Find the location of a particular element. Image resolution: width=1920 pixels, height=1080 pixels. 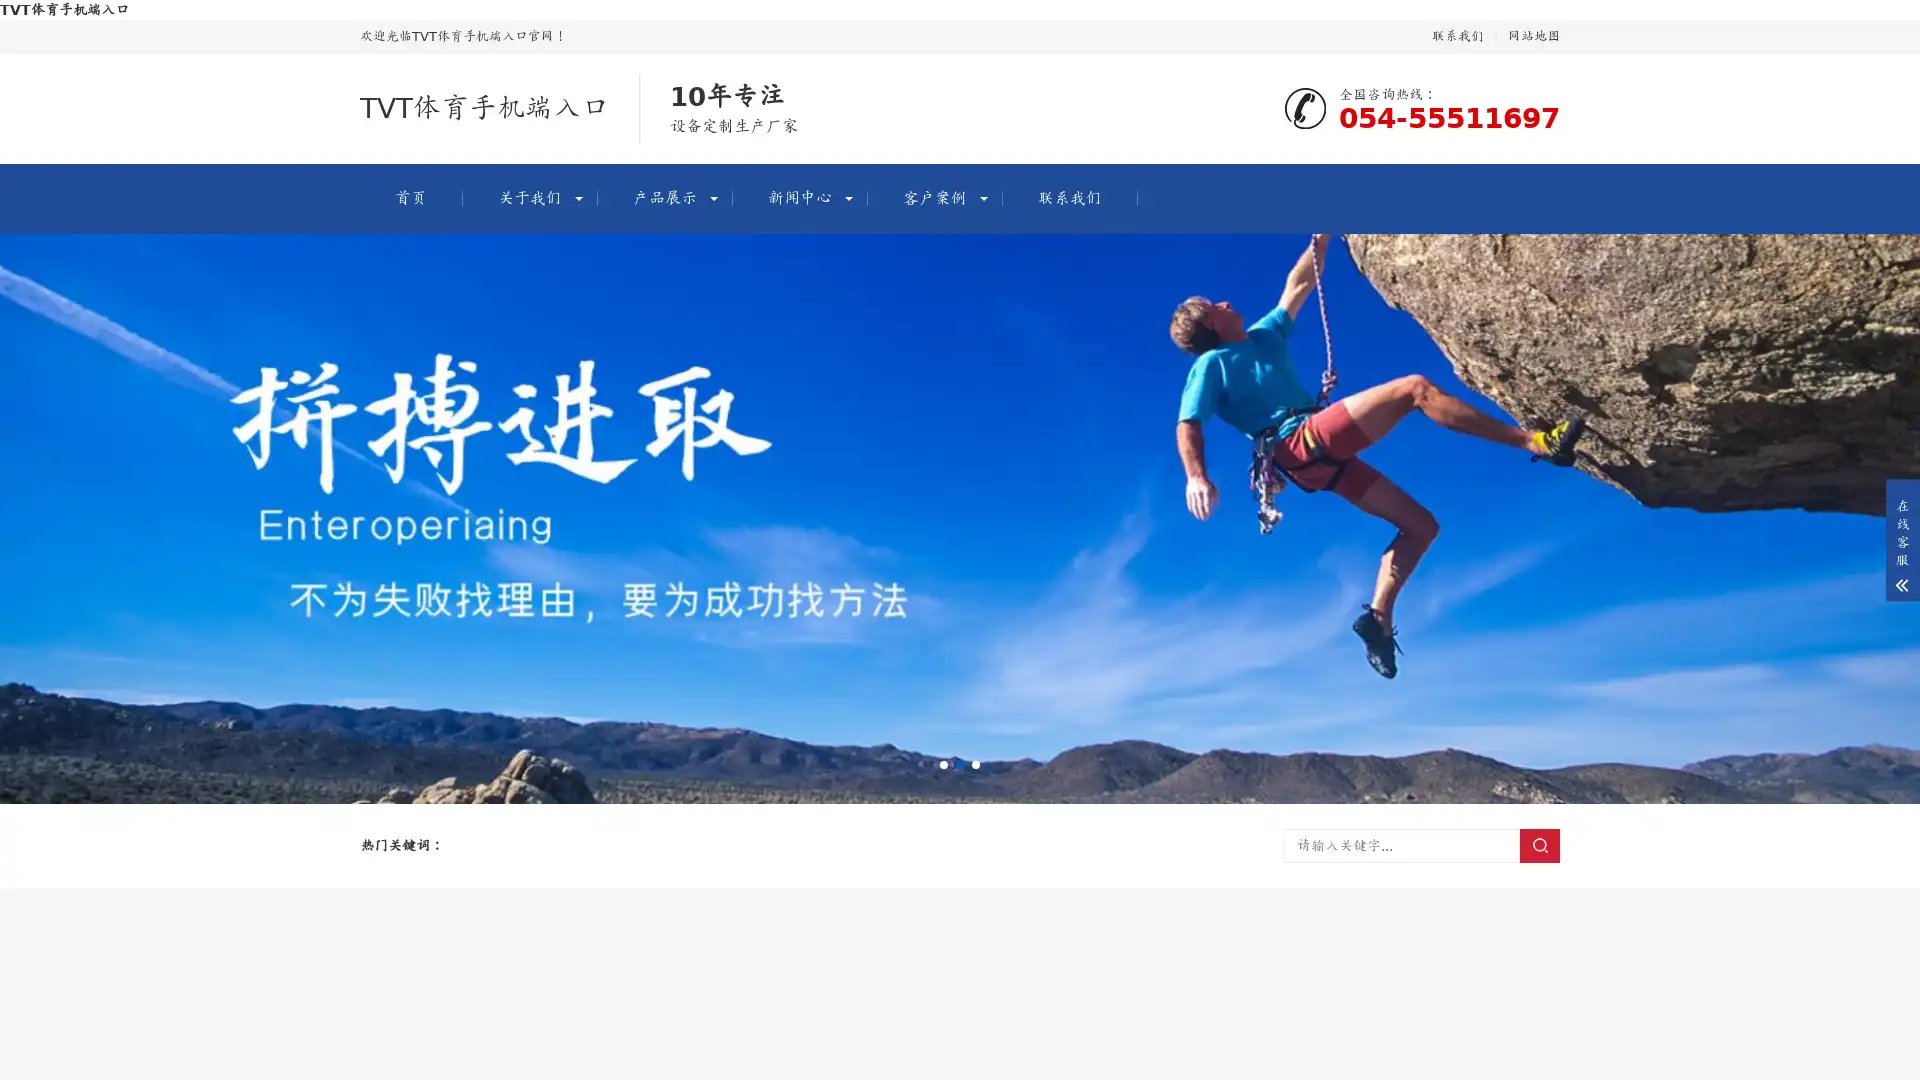

Go to slide 2 is located at coordinates (960, 764).